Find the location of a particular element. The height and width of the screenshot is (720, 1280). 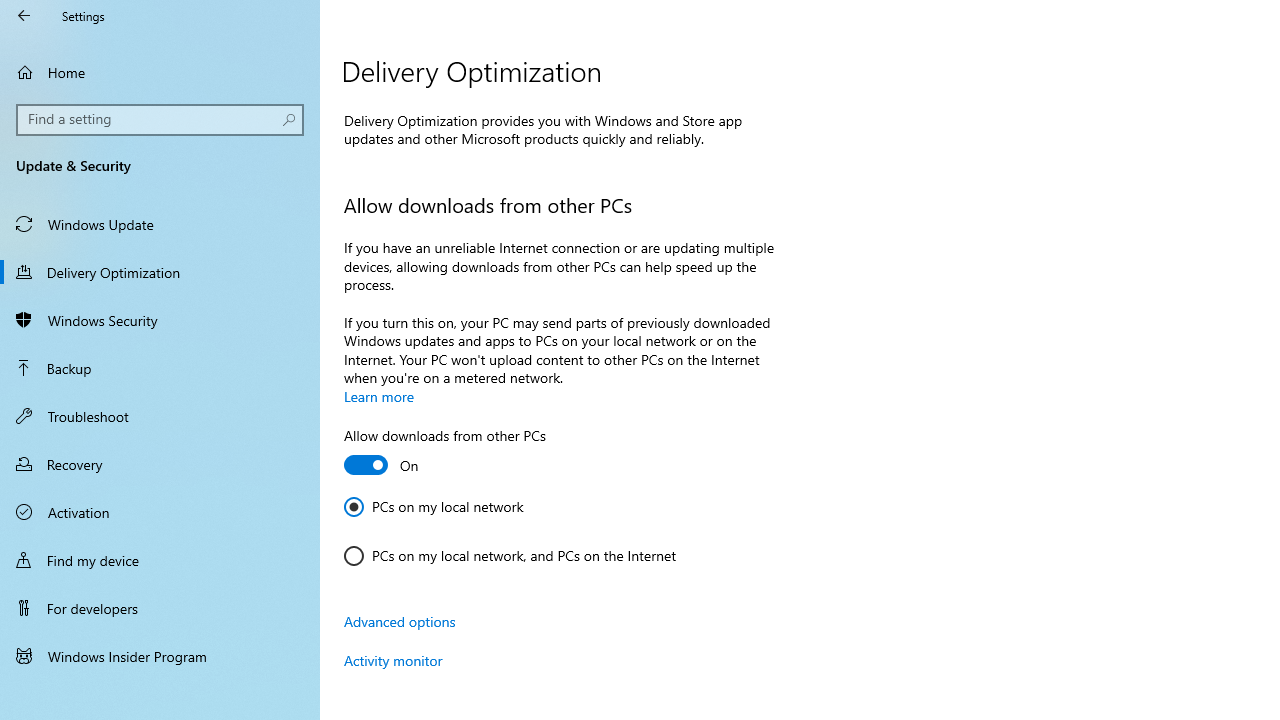

'Back' is located at coordinates (24, 15).